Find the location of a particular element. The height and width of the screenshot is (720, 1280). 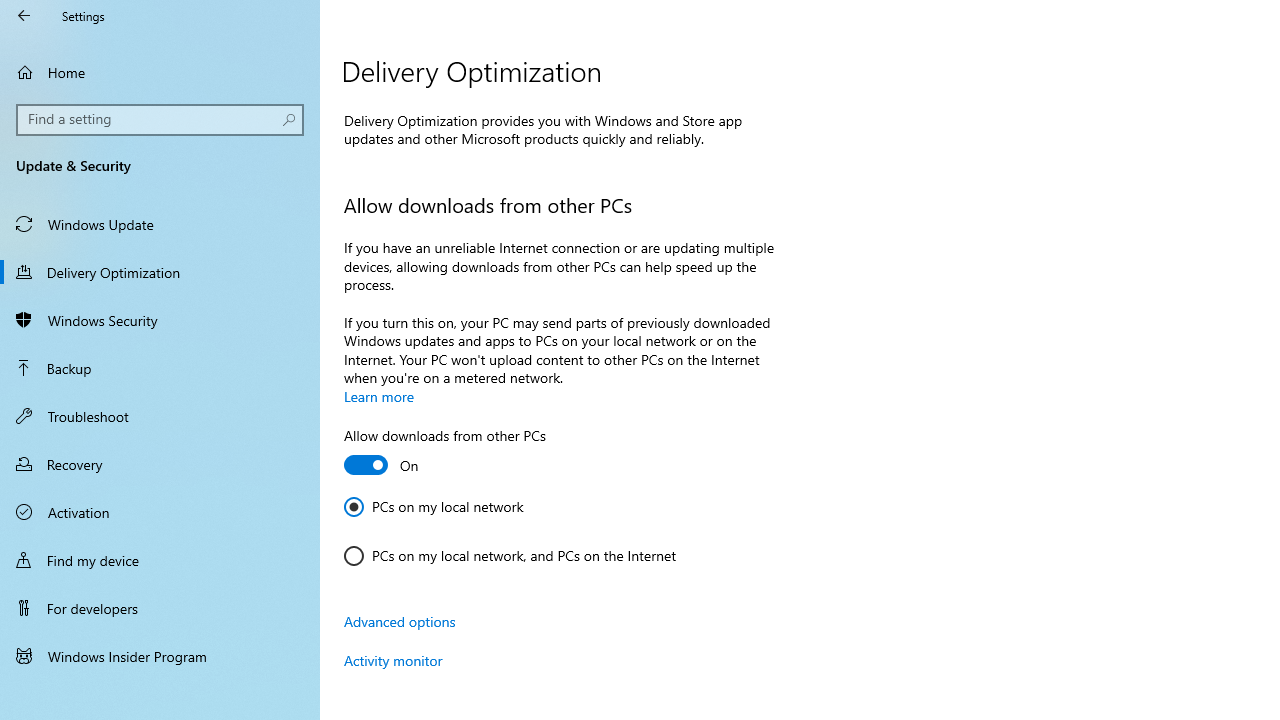

'Back' is located at coordinates (24, 15).